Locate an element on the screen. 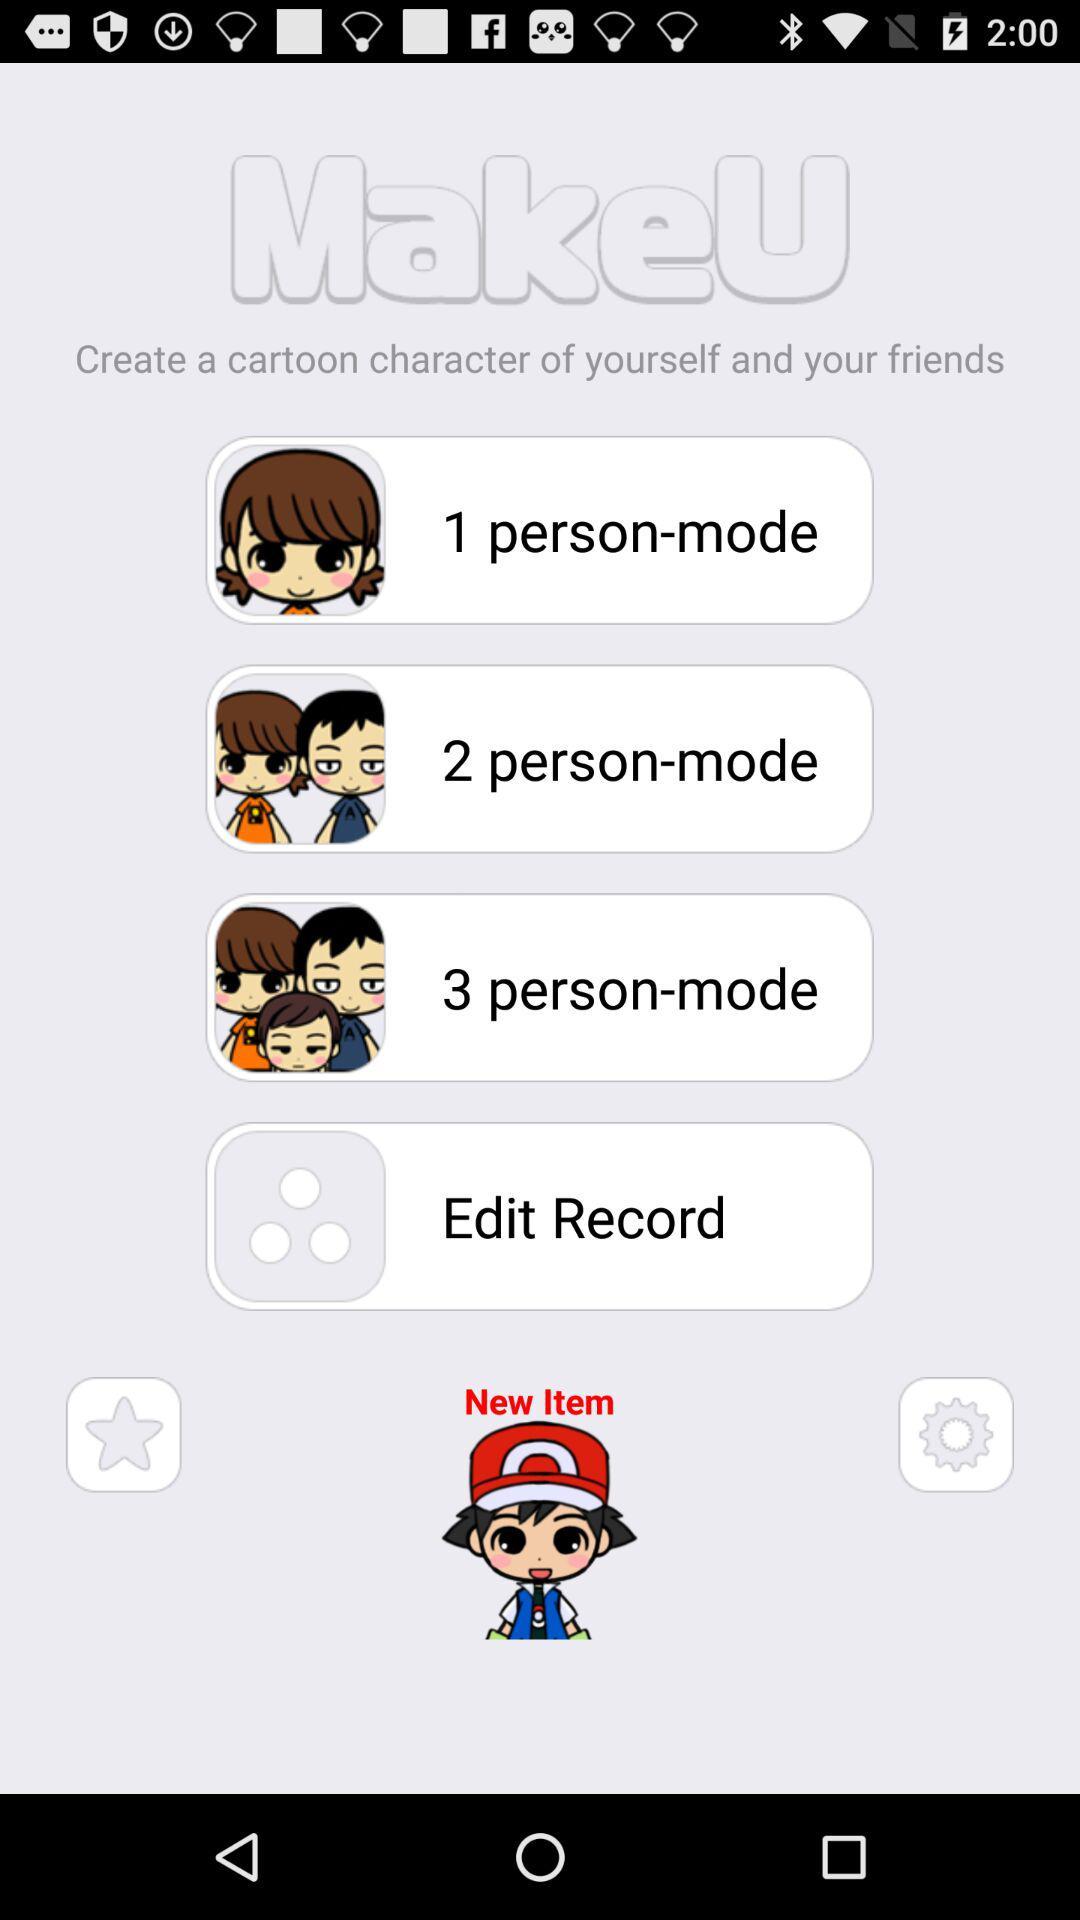 Image resolution: width=1080 pixels, height=1920 pixels. settings is located at coordinates (955, 1433).